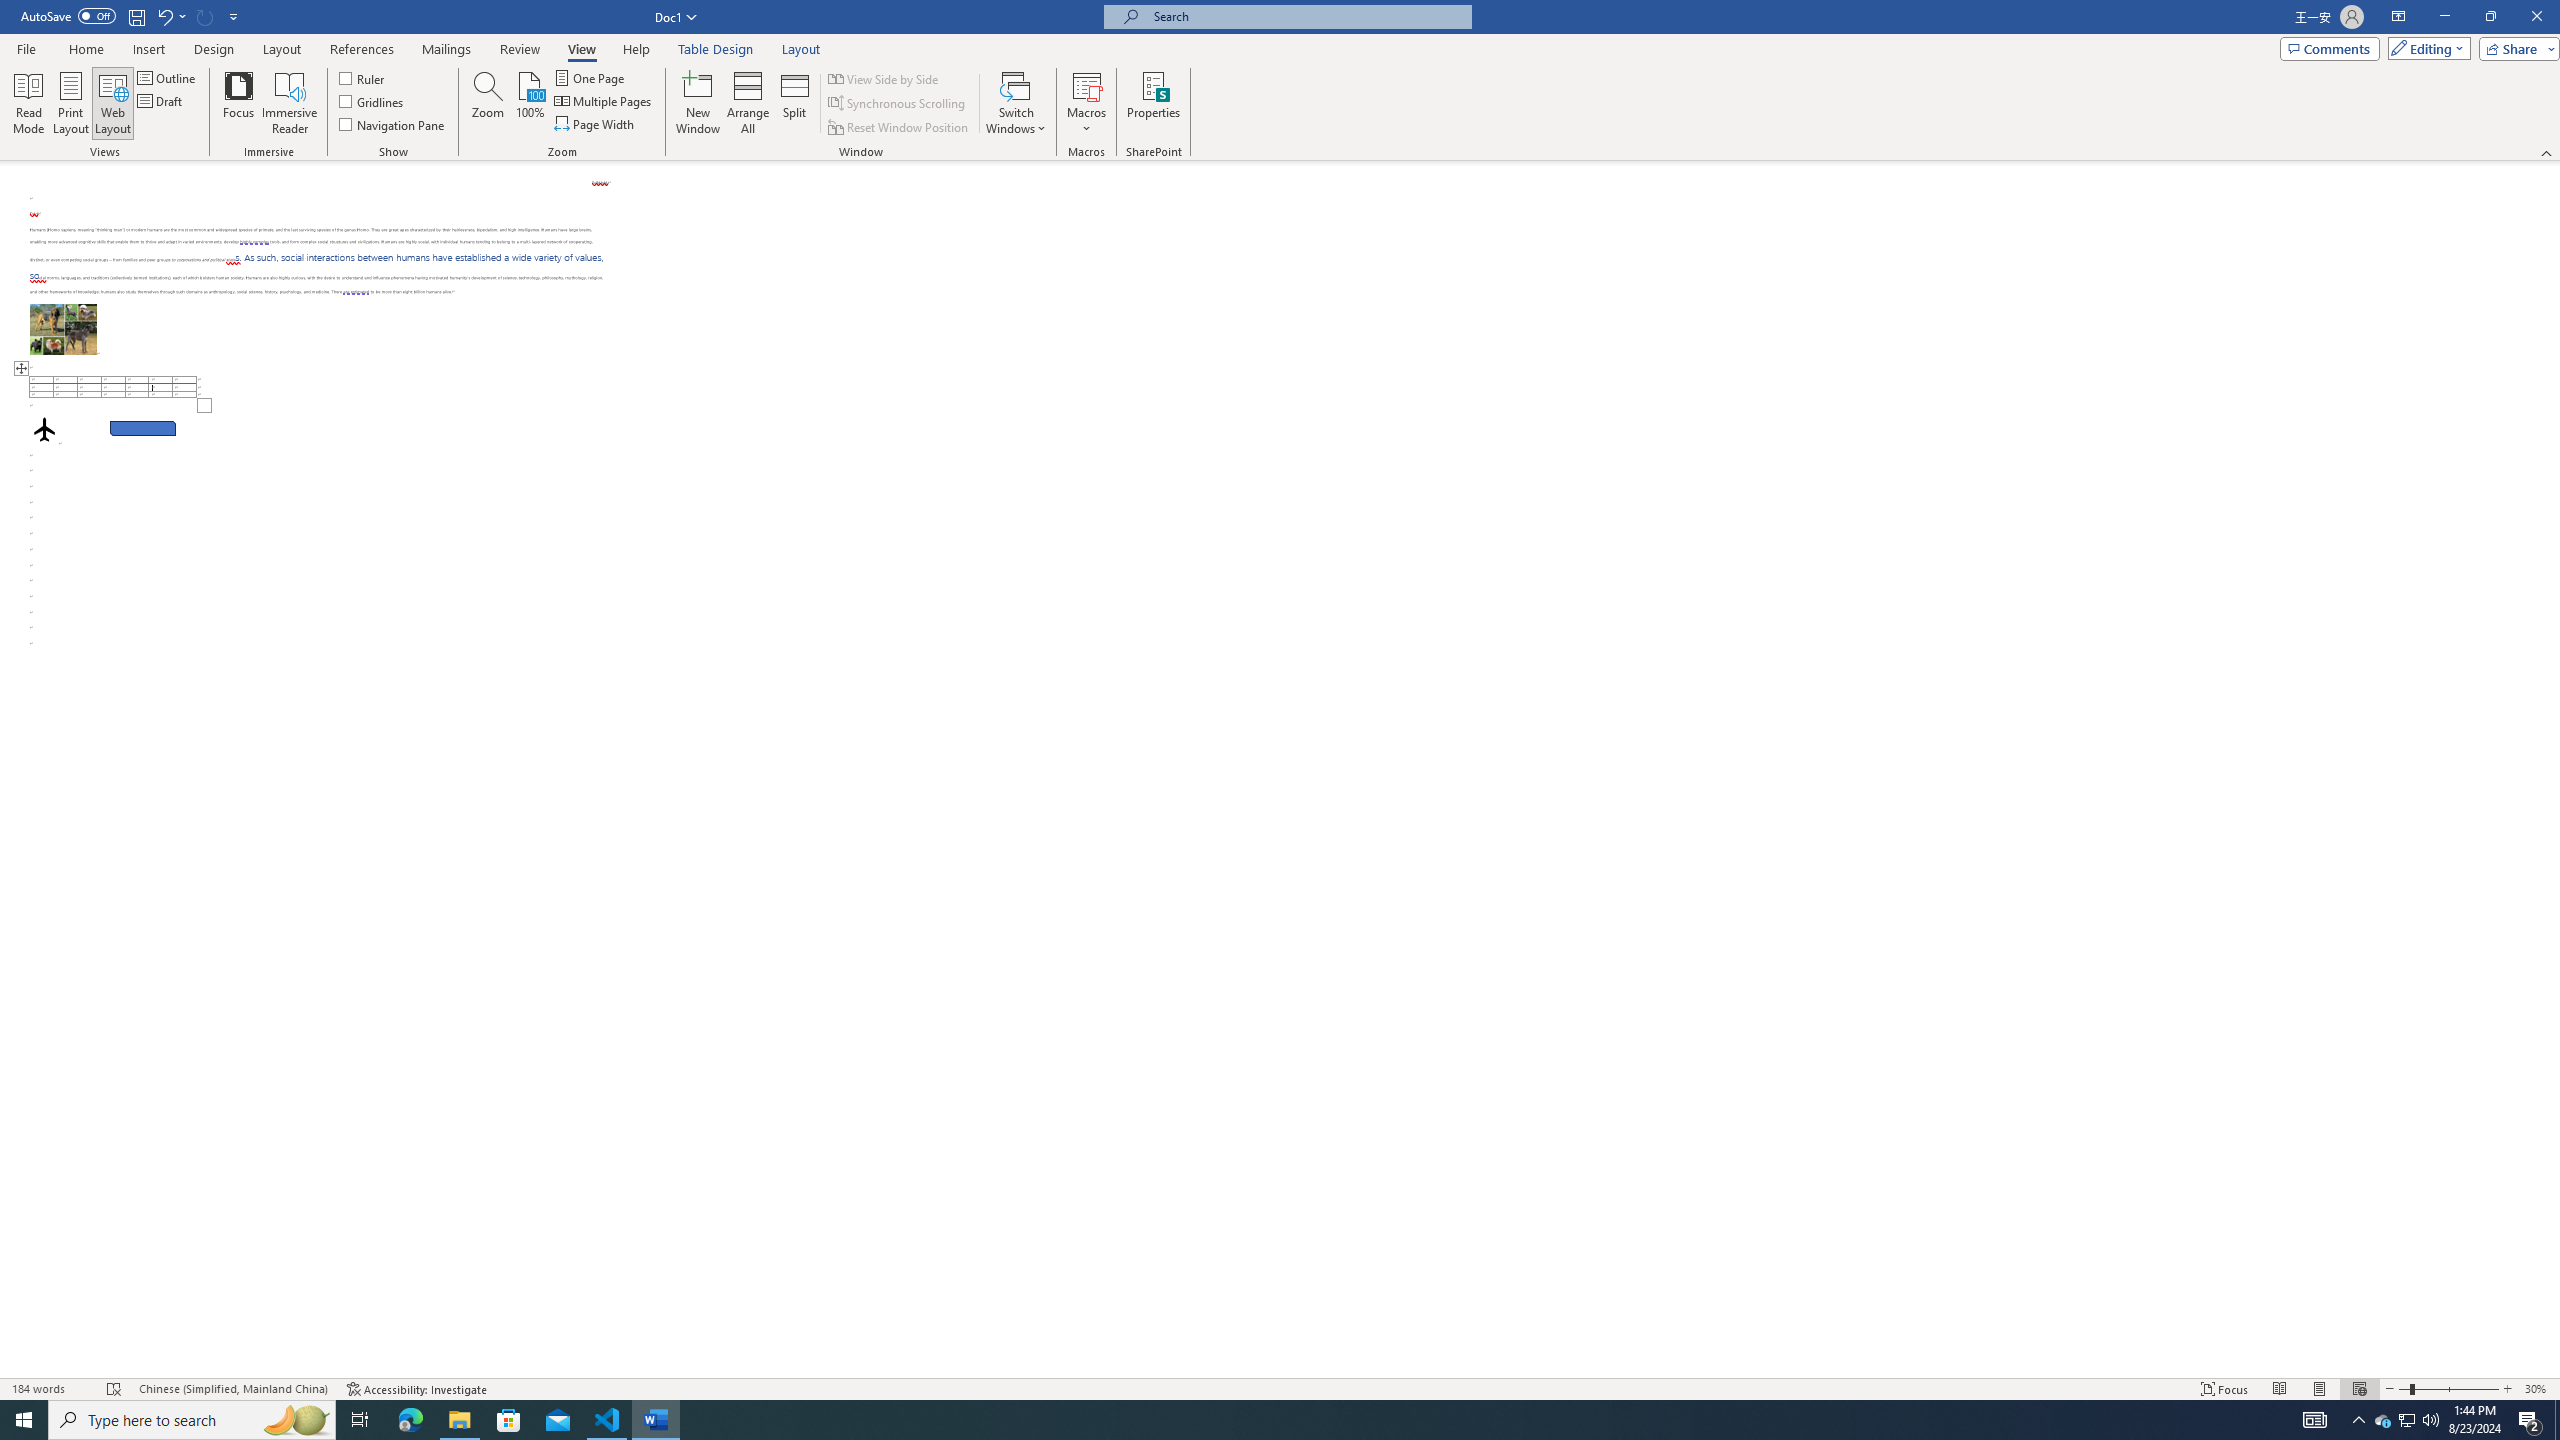 This screenshot has width=2560, height=1440. I want to click on 'Table Design', so click(716, 49).